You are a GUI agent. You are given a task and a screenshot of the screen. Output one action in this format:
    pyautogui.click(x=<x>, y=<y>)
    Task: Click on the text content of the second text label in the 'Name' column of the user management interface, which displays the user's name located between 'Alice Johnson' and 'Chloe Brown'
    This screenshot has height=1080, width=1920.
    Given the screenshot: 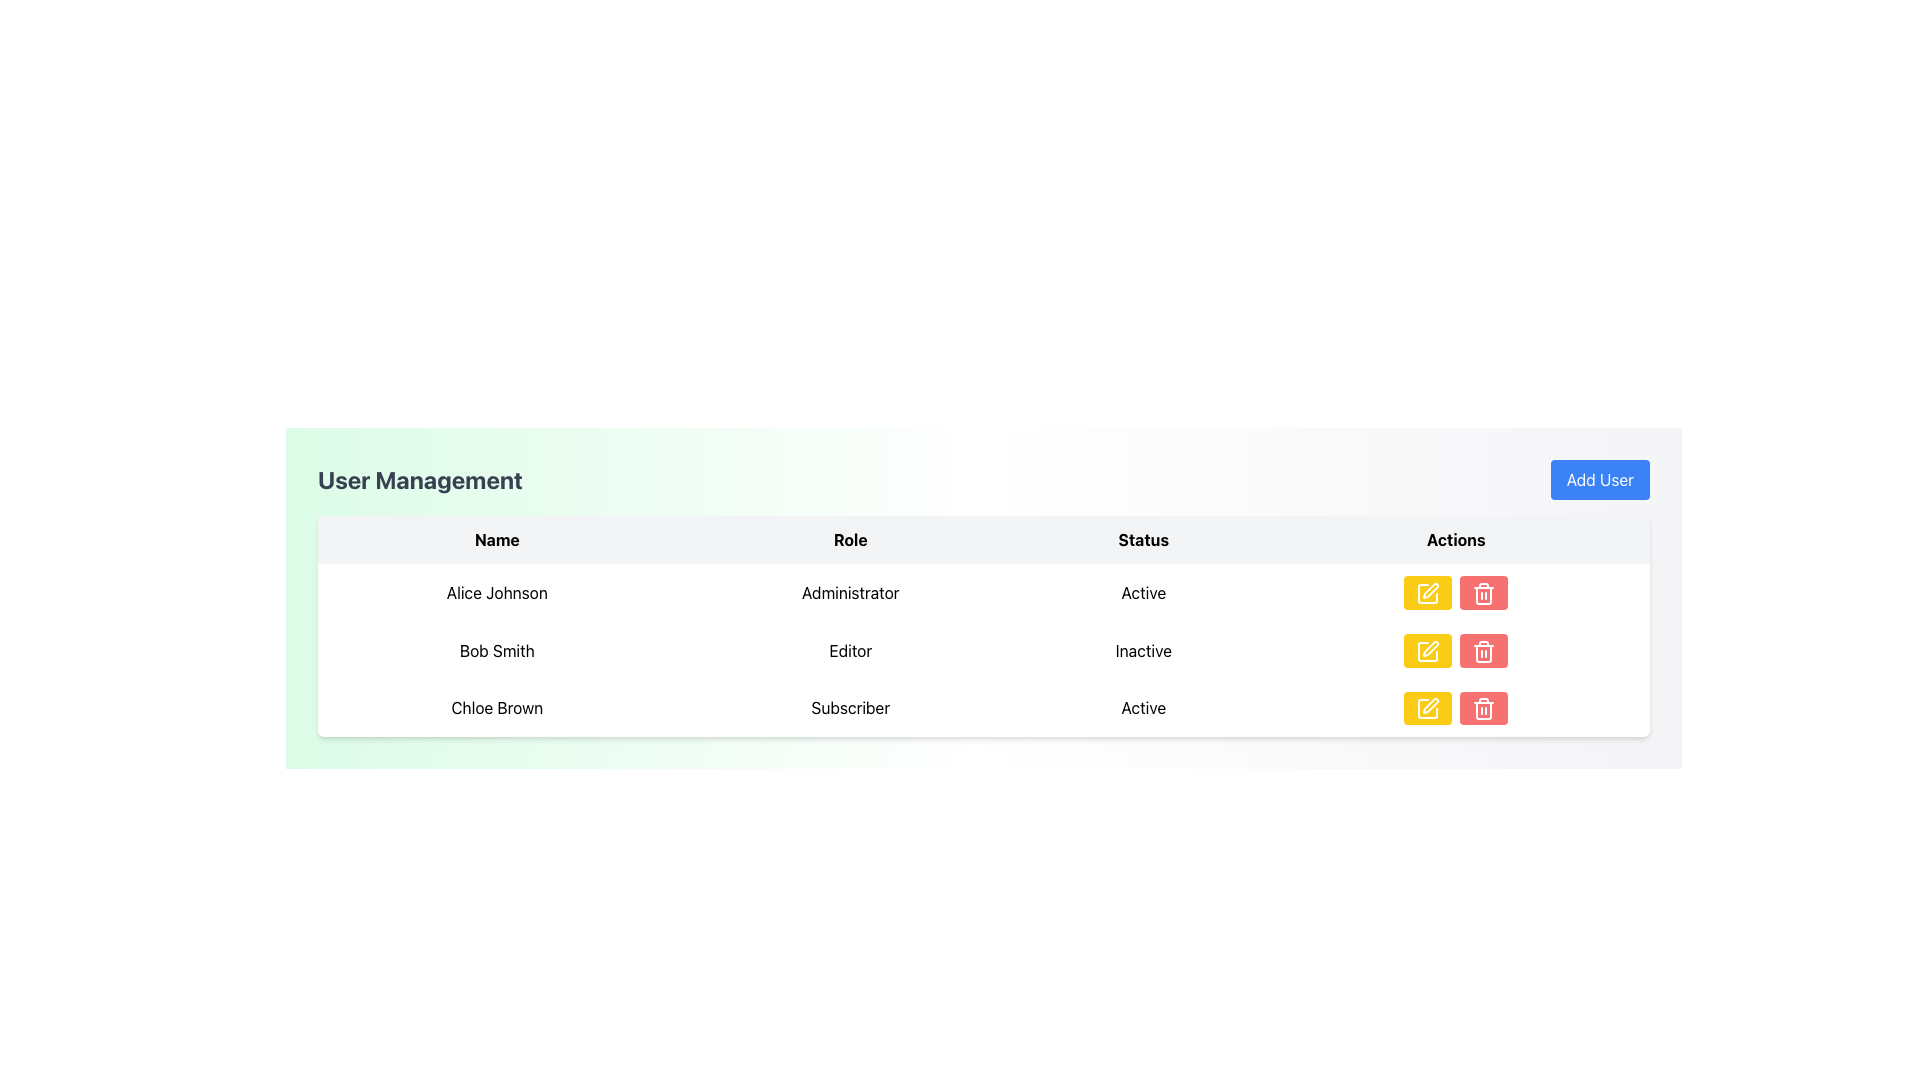 What is the action you would take?
    pyautogui.click(x=497, y=650)
    